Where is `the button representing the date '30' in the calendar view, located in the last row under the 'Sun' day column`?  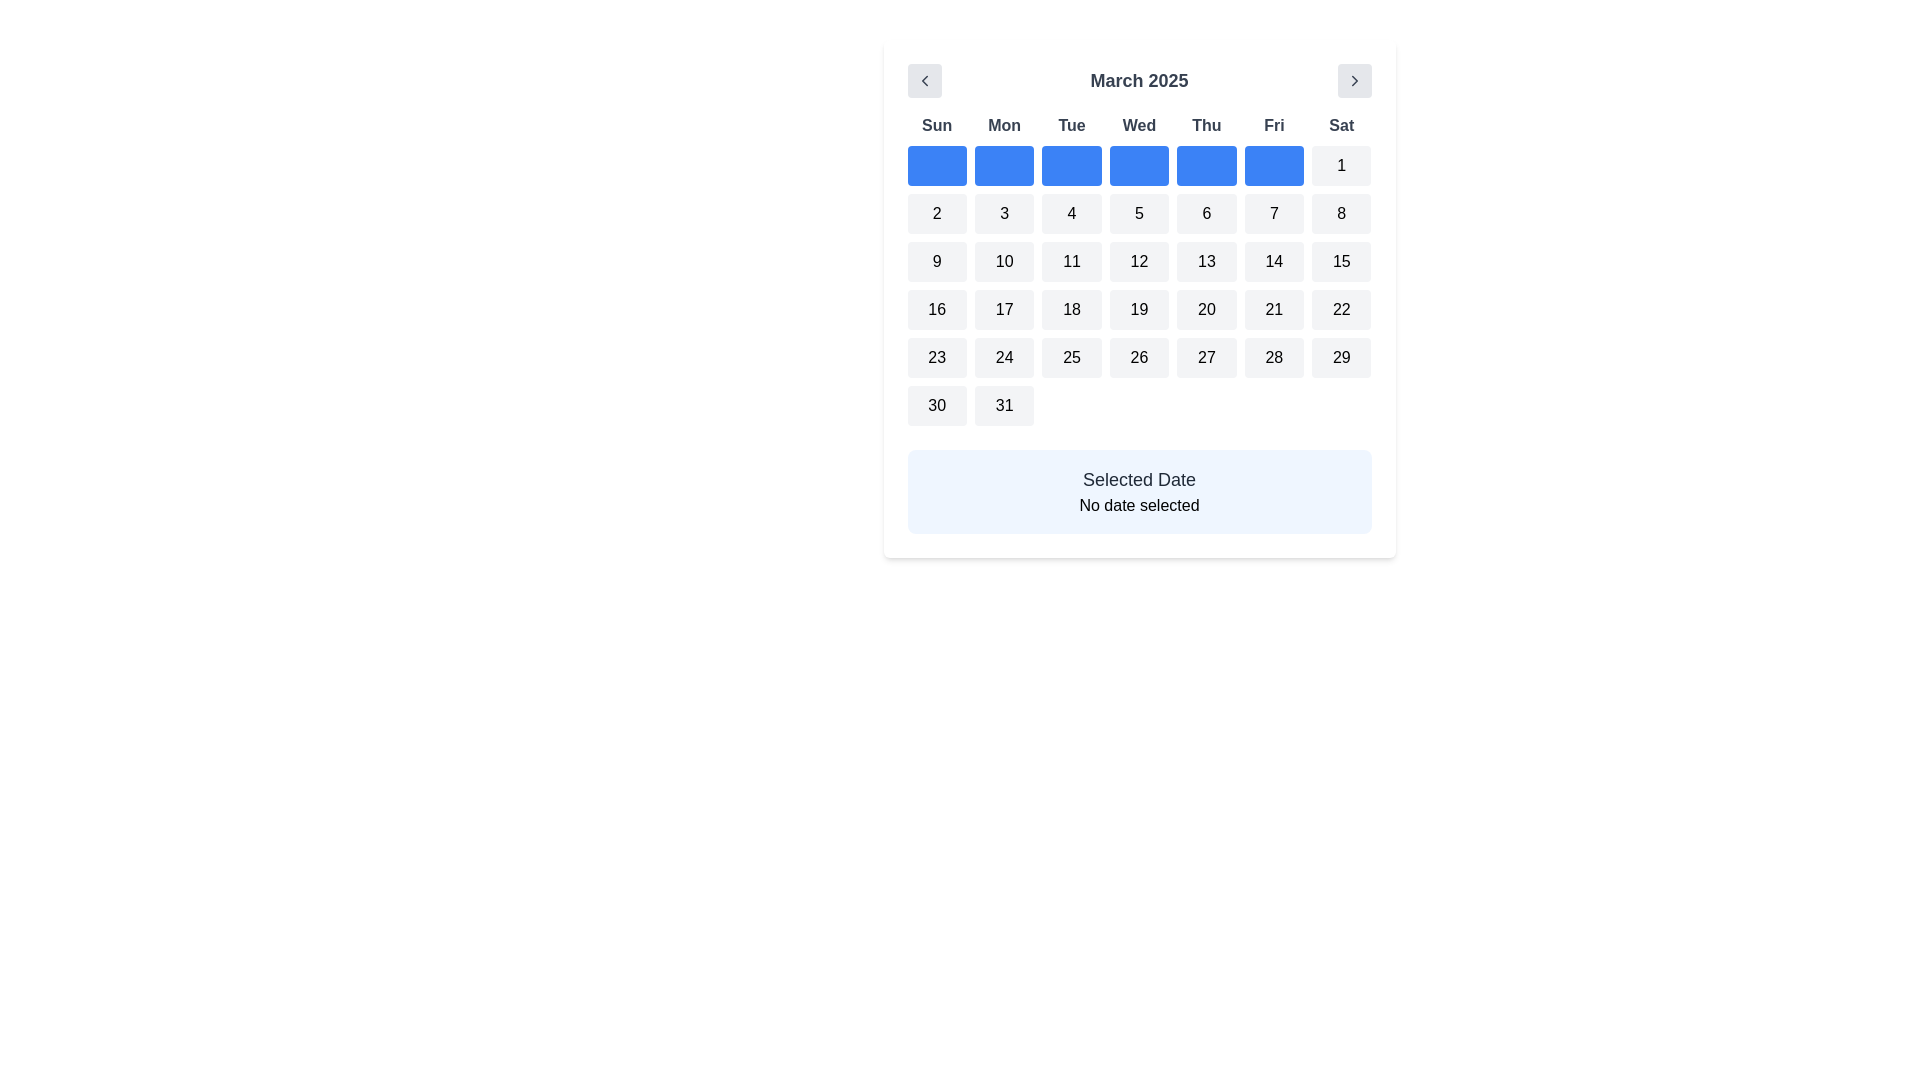
the button representing the date '30' in the calendar view, located in the last row under the 'Sun' day column is located at coordinates (935, 405).